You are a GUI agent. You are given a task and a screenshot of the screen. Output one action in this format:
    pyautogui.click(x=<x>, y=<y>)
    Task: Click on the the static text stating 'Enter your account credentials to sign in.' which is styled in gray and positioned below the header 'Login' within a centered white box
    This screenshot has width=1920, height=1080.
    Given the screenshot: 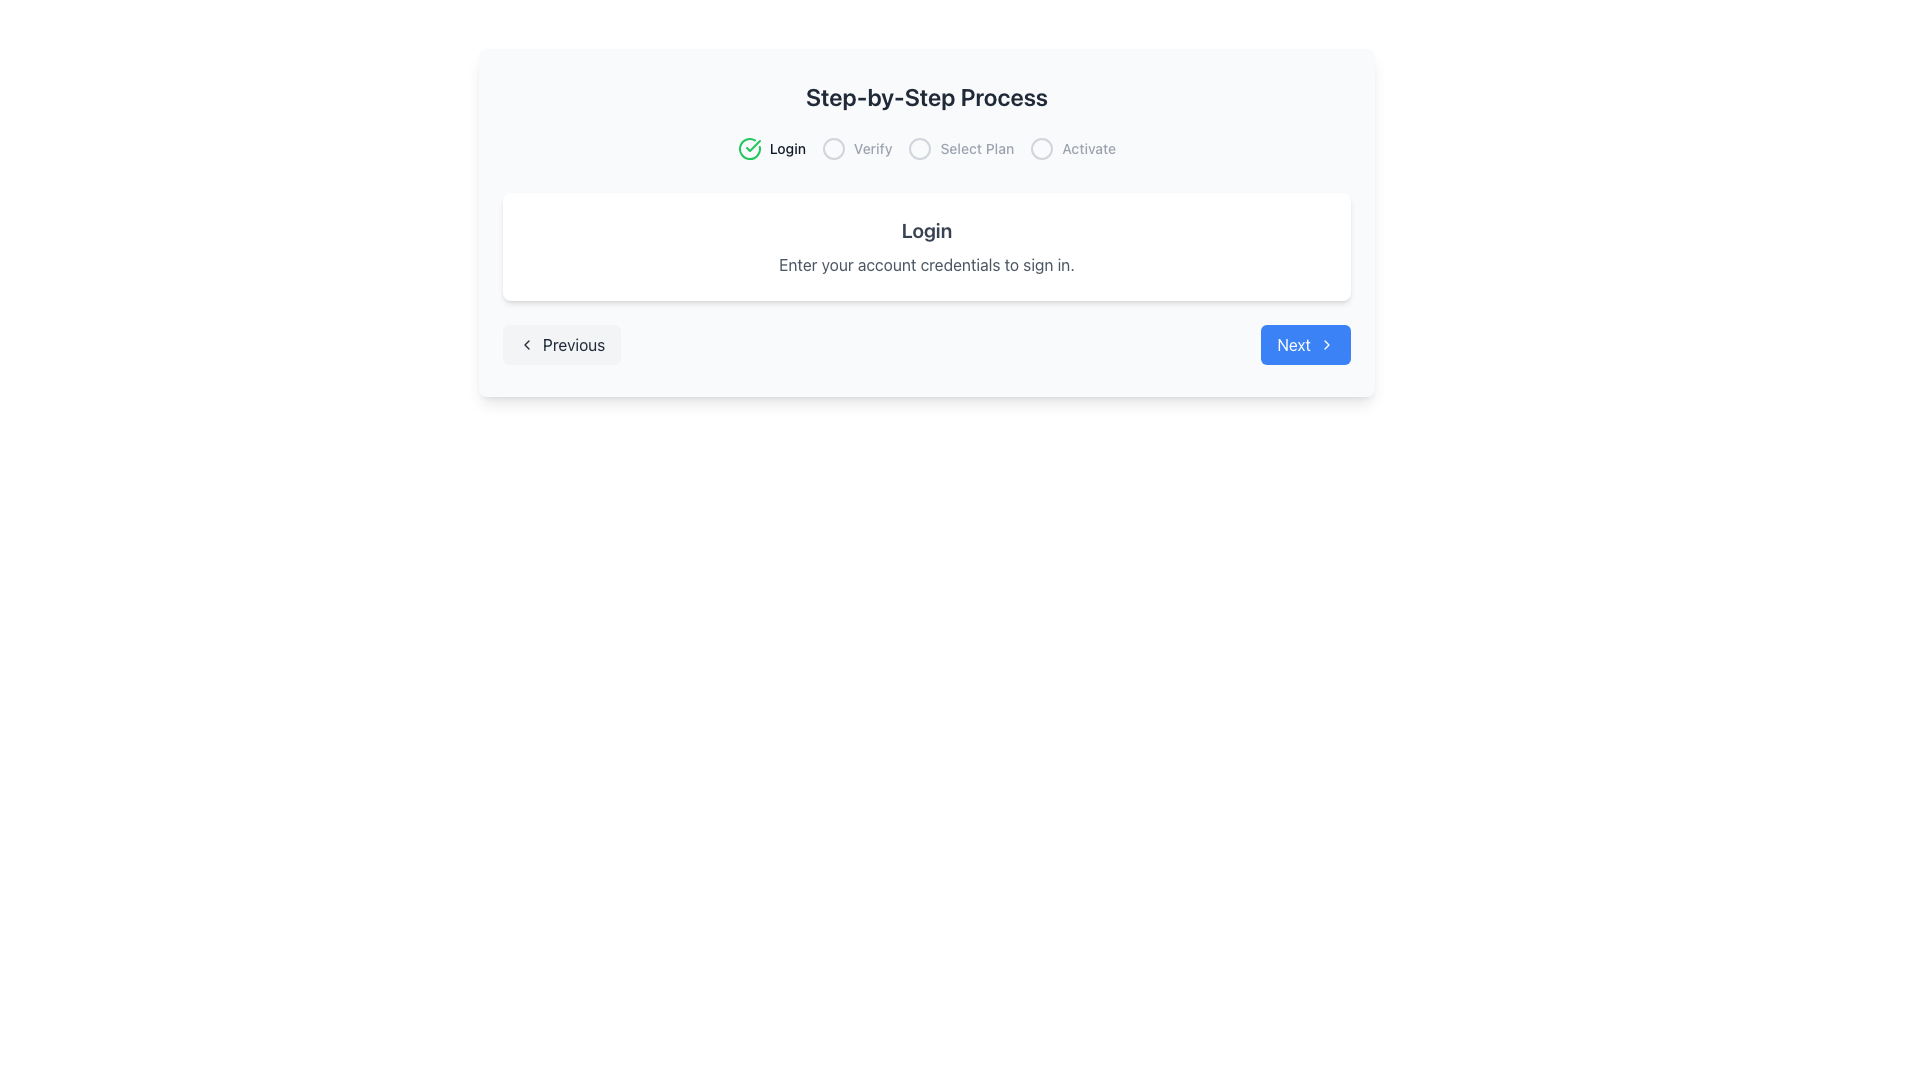 What is the action you would take?
    pyautogui.click(x=925, y=264)
    